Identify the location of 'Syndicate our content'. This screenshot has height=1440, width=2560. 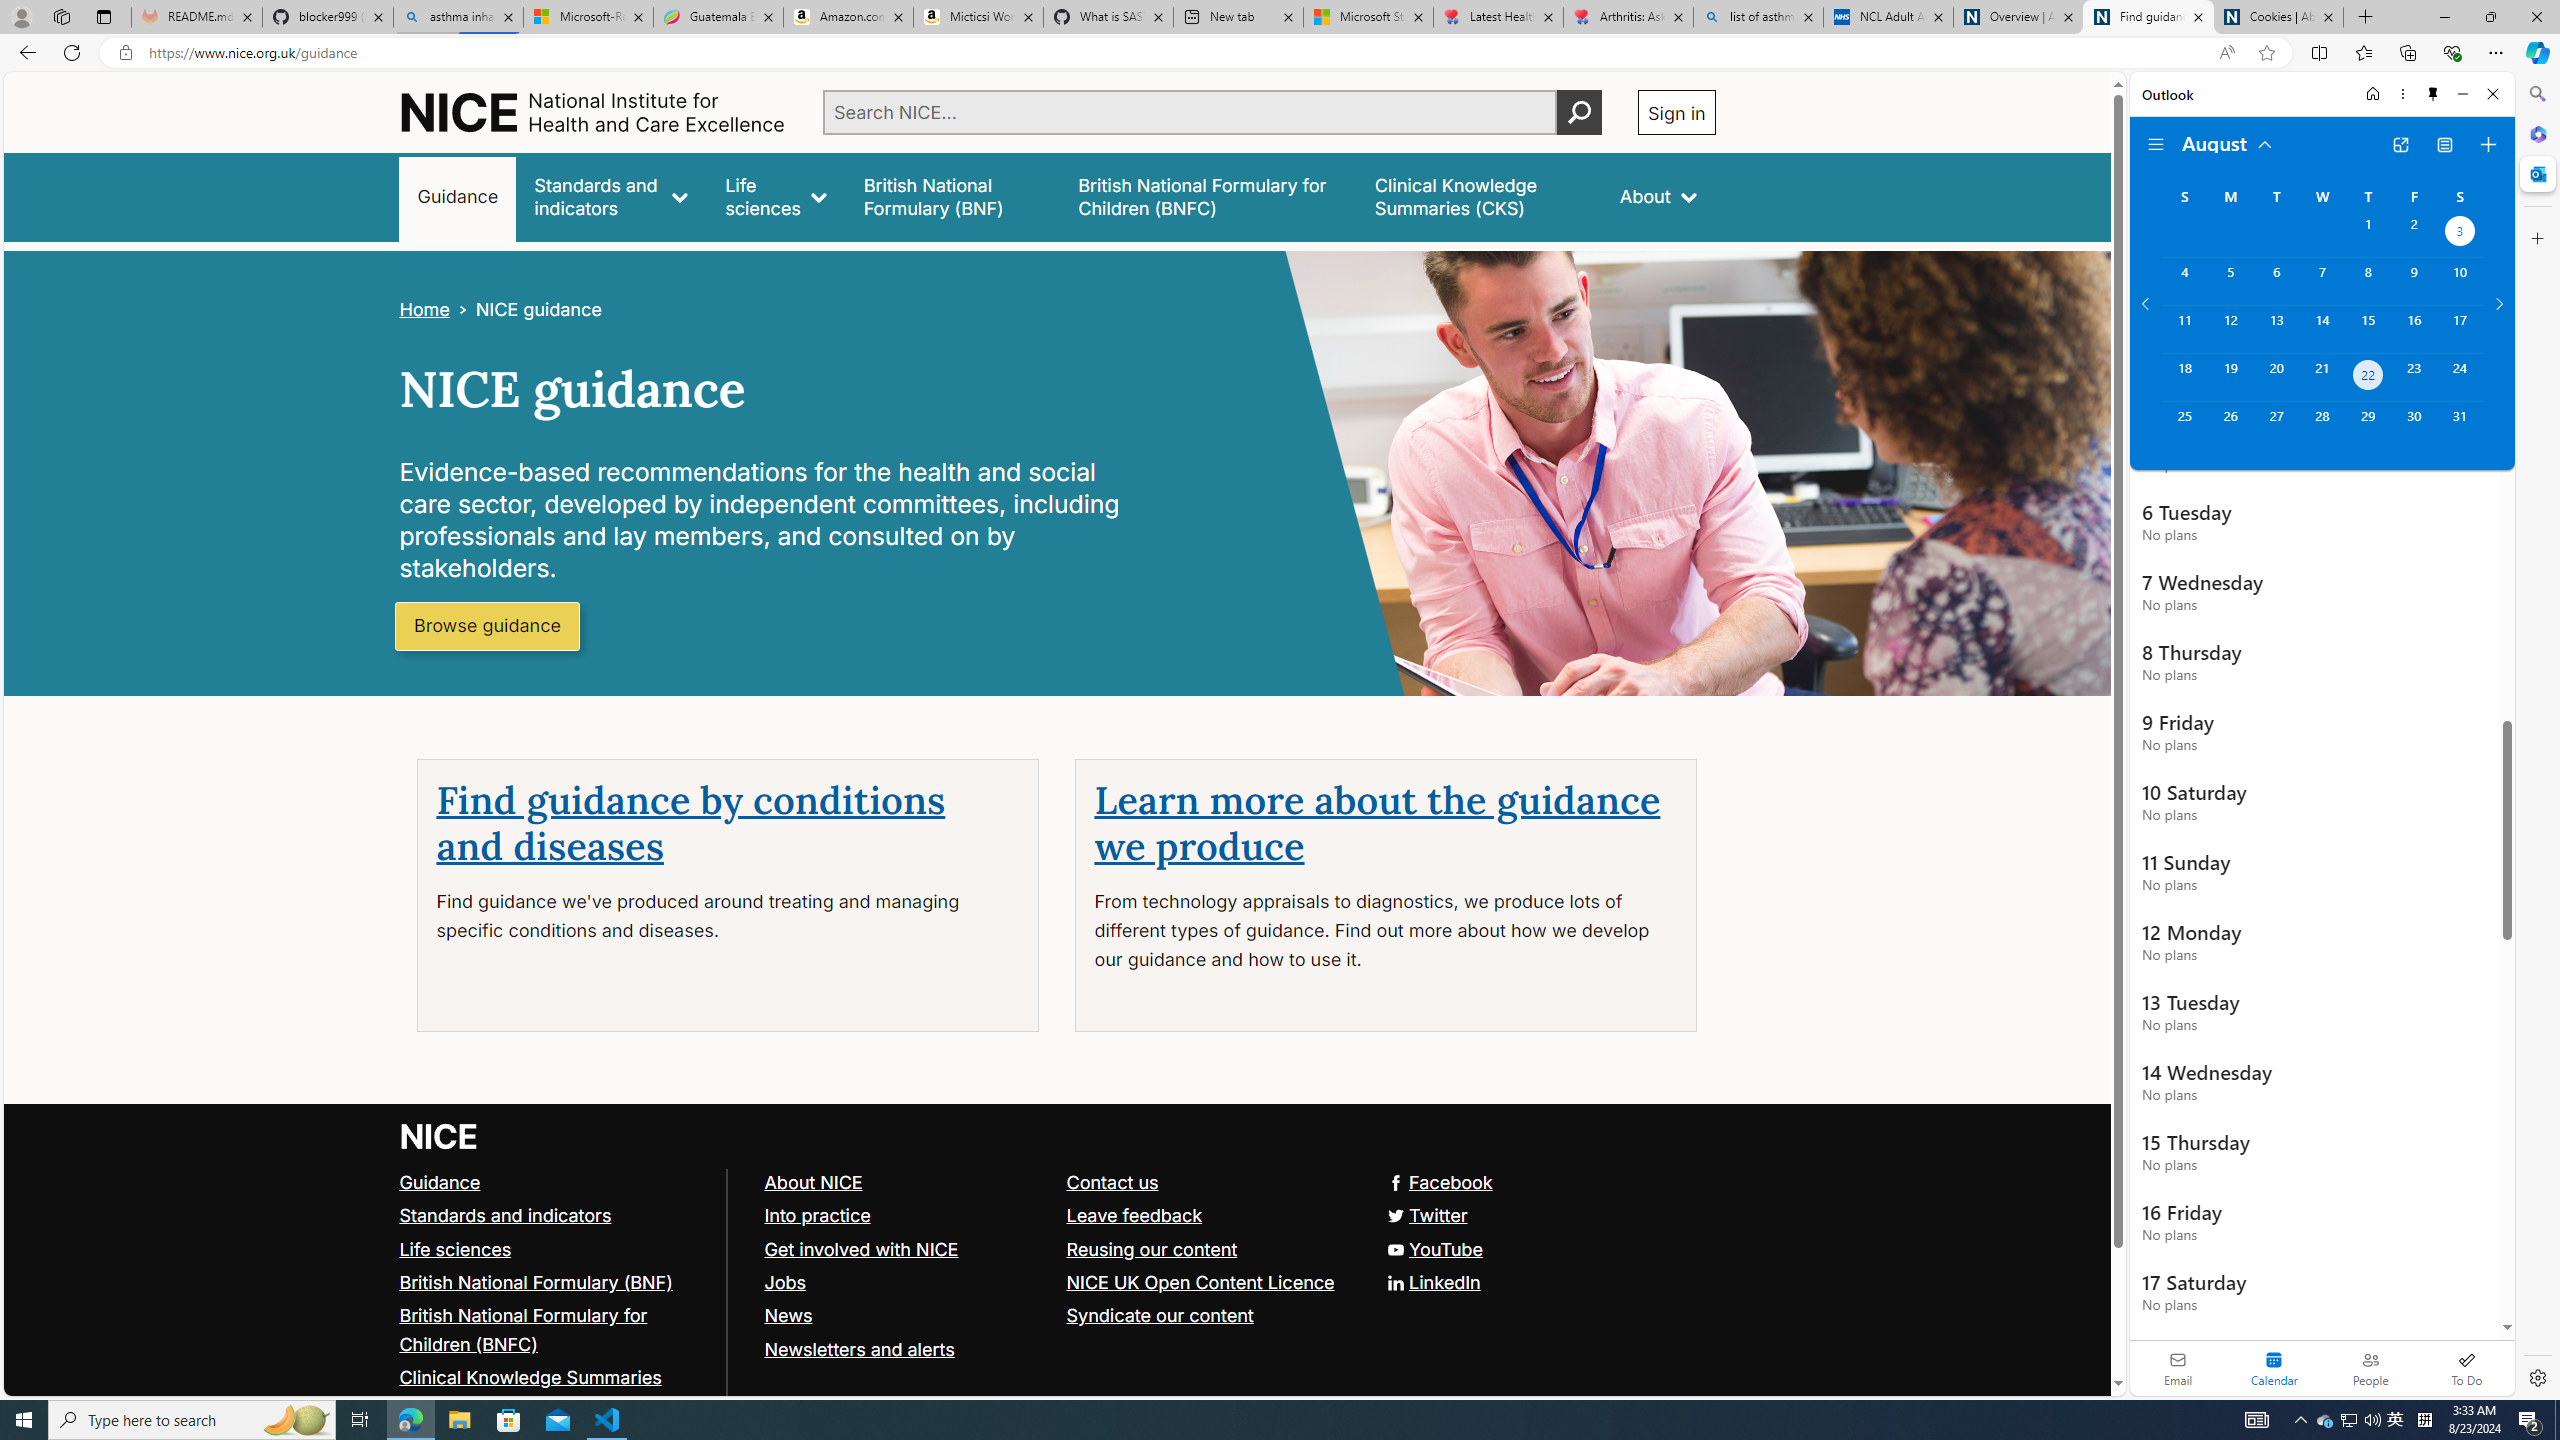
(1158, 1314).